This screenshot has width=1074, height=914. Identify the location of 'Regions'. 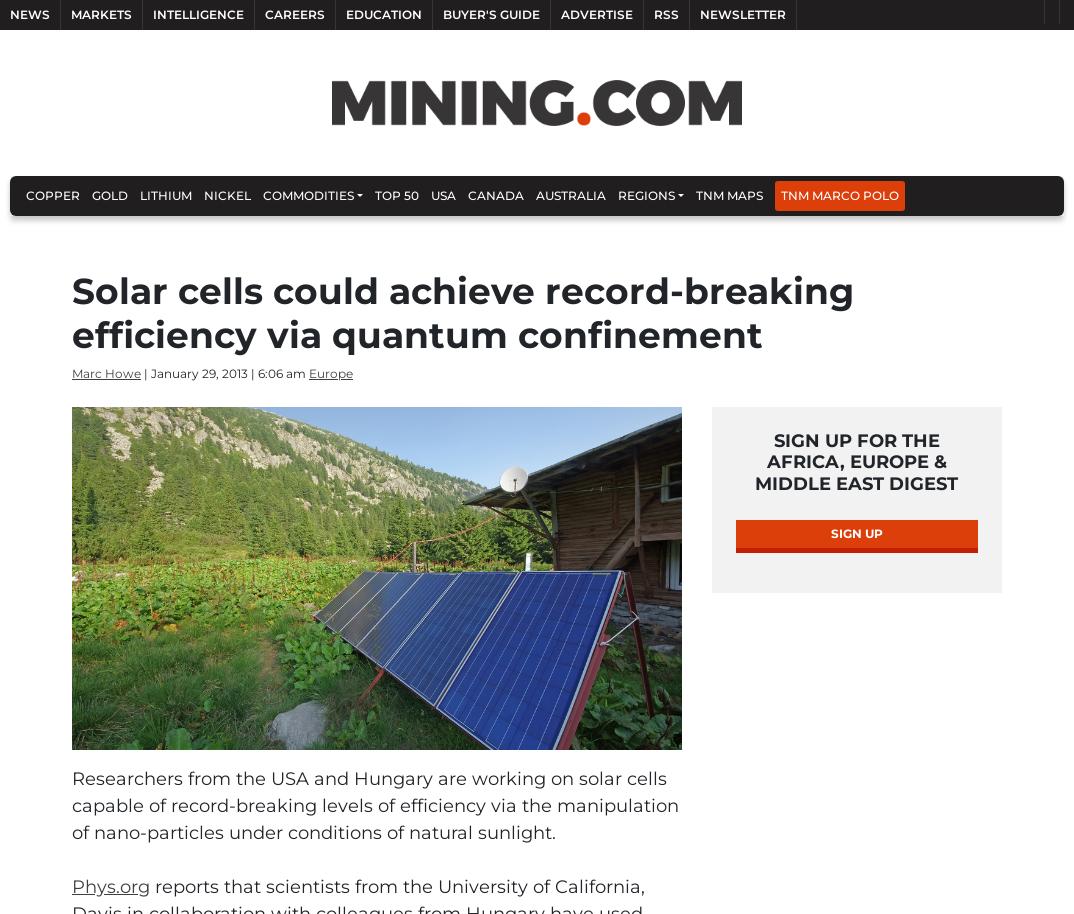
(645, 195).